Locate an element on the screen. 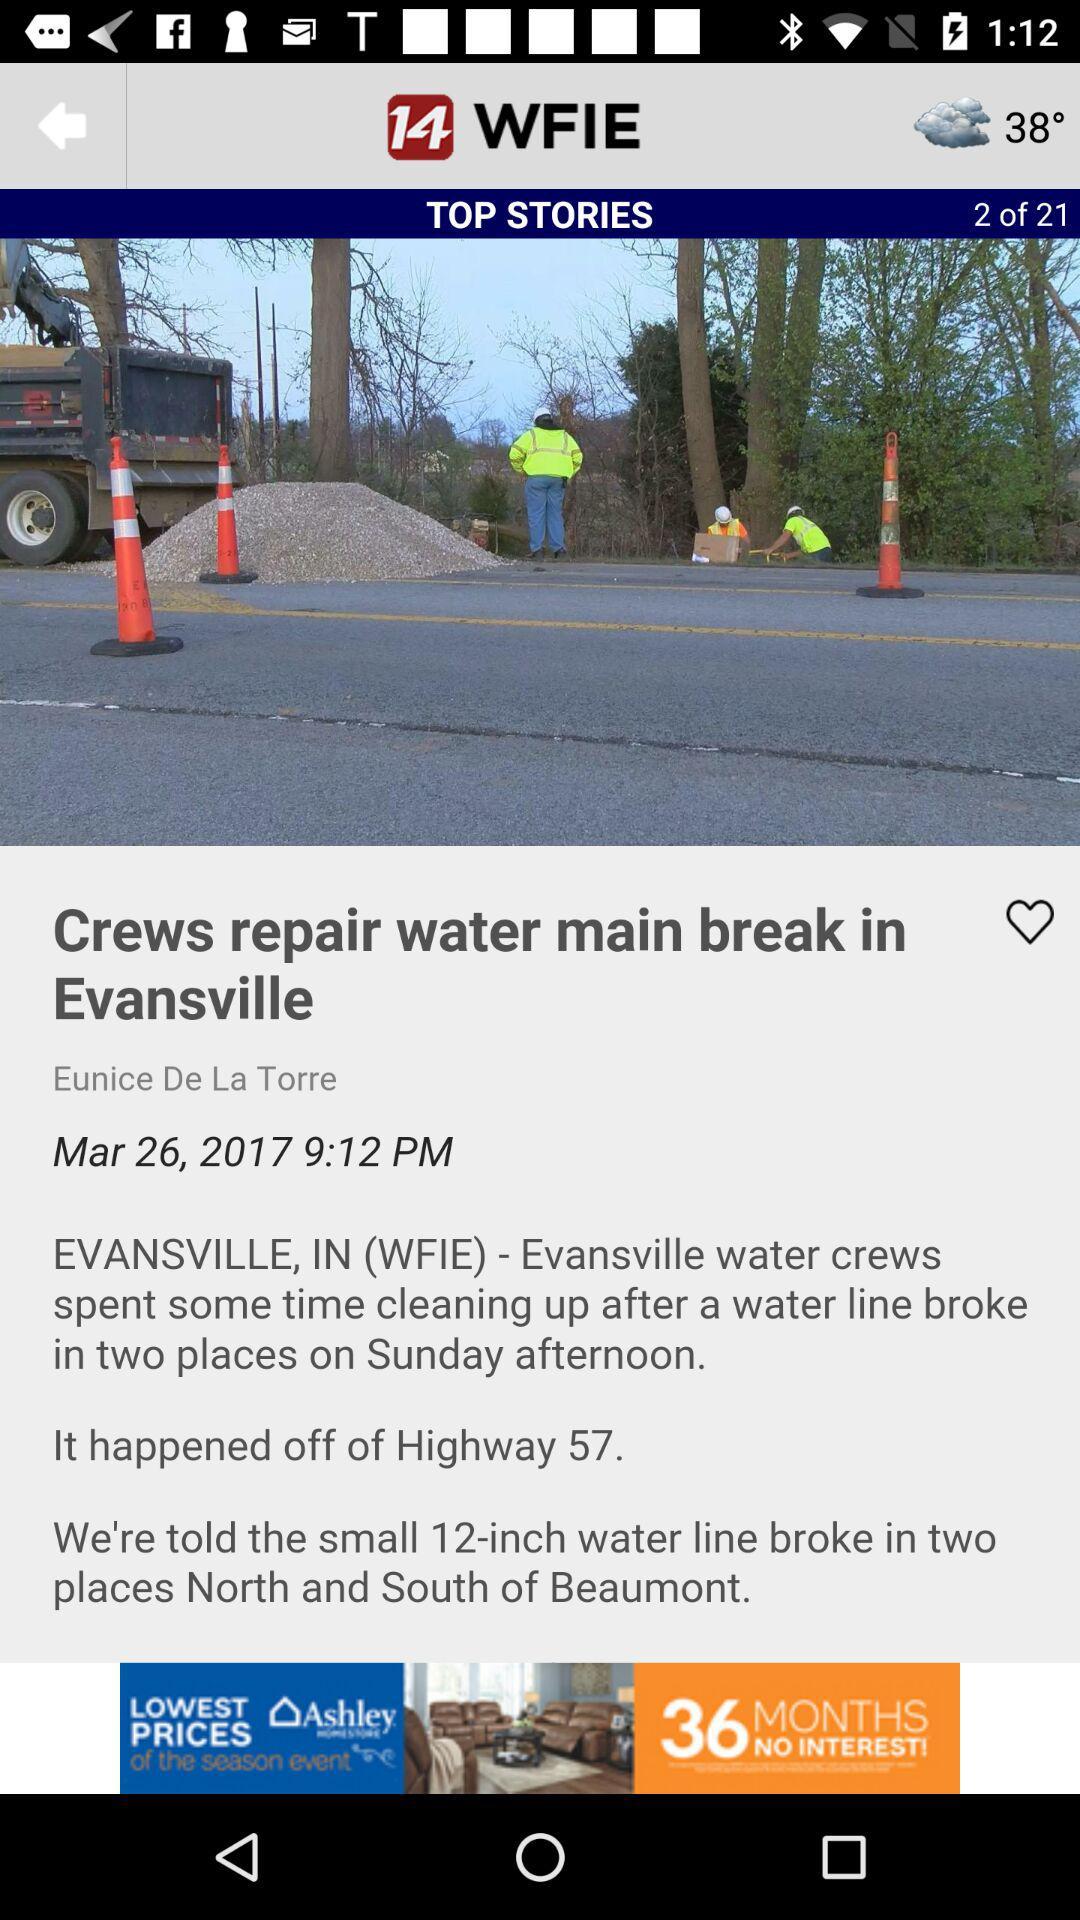 This screenshot has height=1920, width=1080. the favorite icon is located at coordinates (1017, 921).